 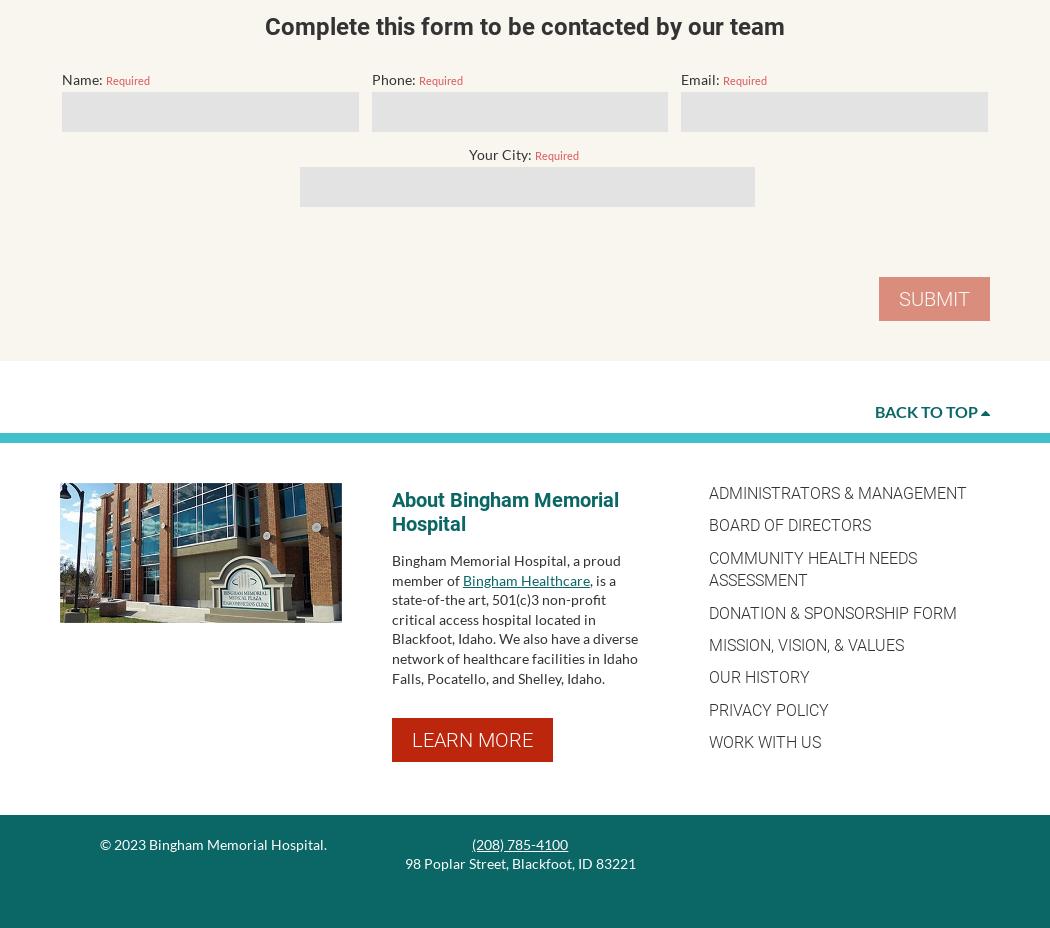 What do you see at coordinates (763, 741) in the screenshot?
I see `'Work with Us'` at bounding box center [763, 741].